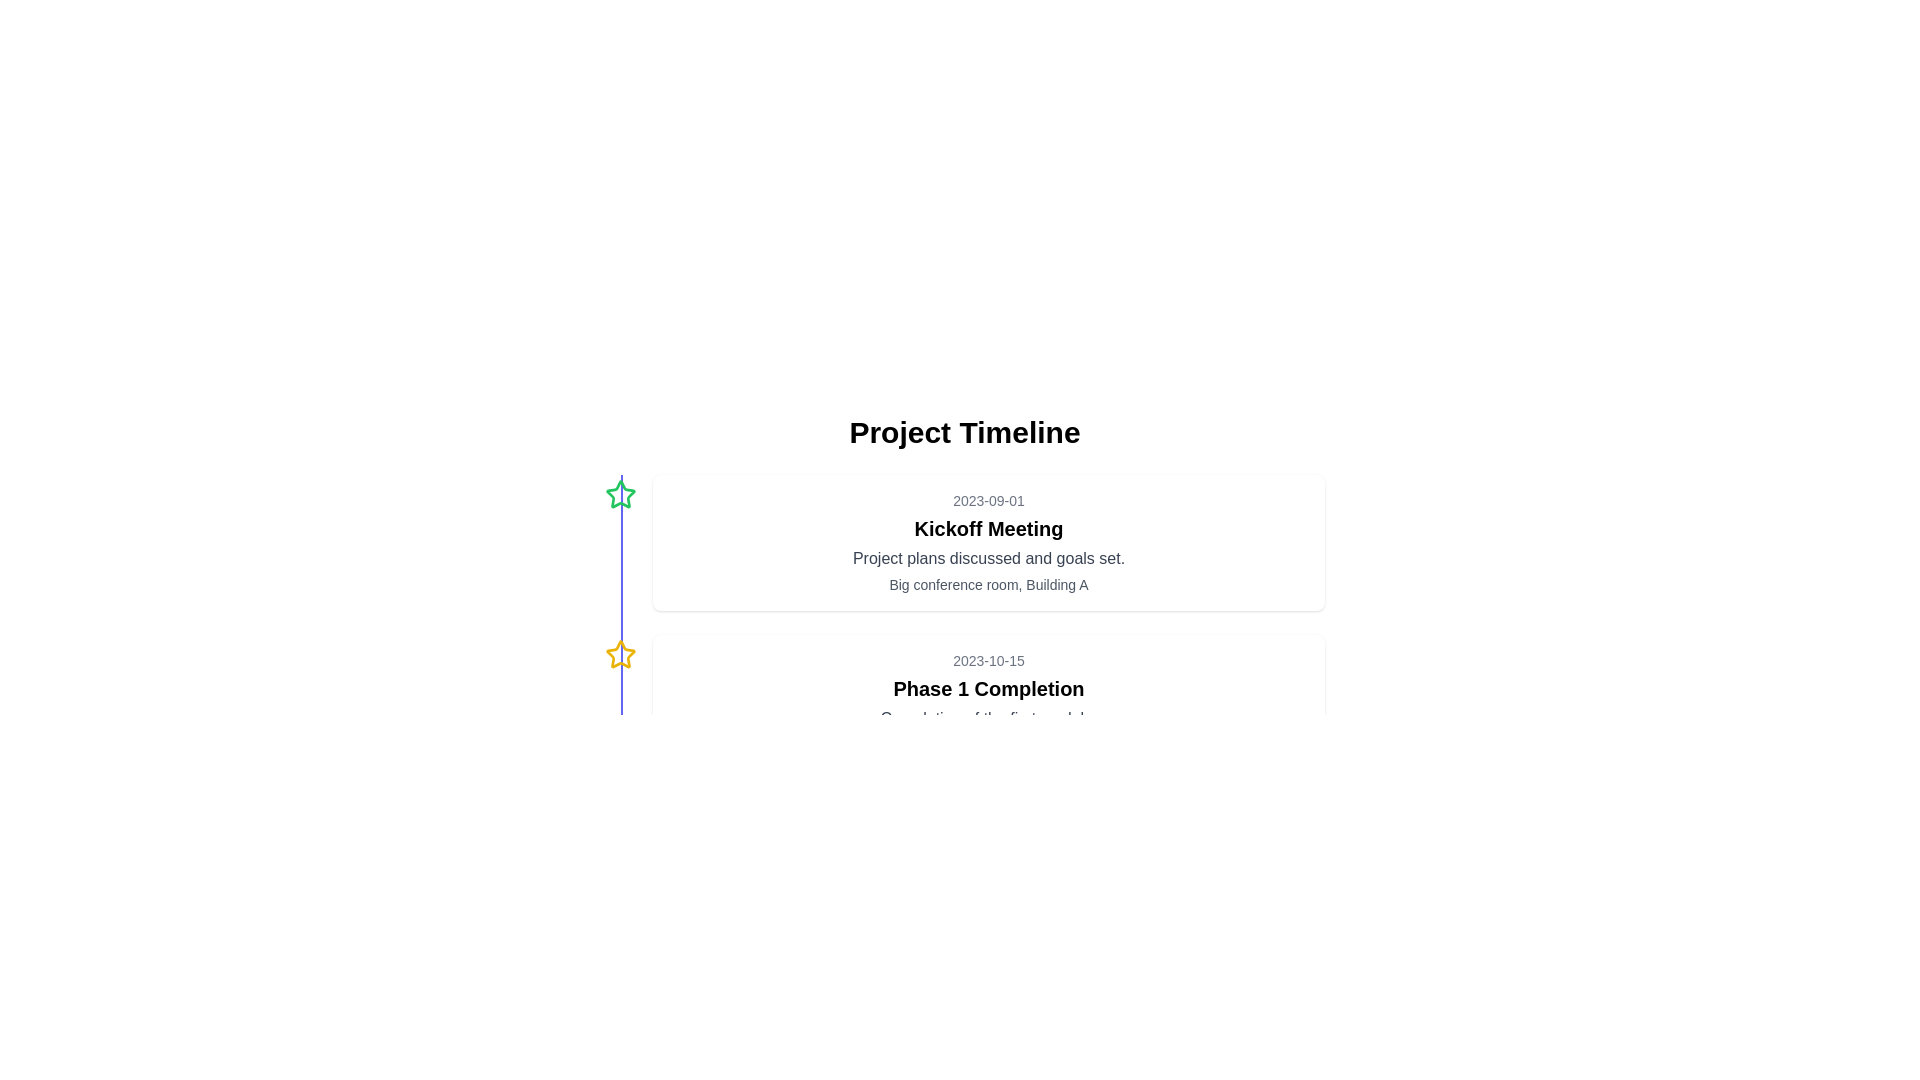  Describe the element at coordinates (988, 527) in the screenshot. I see `the text element displaying 'Kickoff Meeting', which is a bold title centrally aligned beneath the date '2023-09-01'` at that location.